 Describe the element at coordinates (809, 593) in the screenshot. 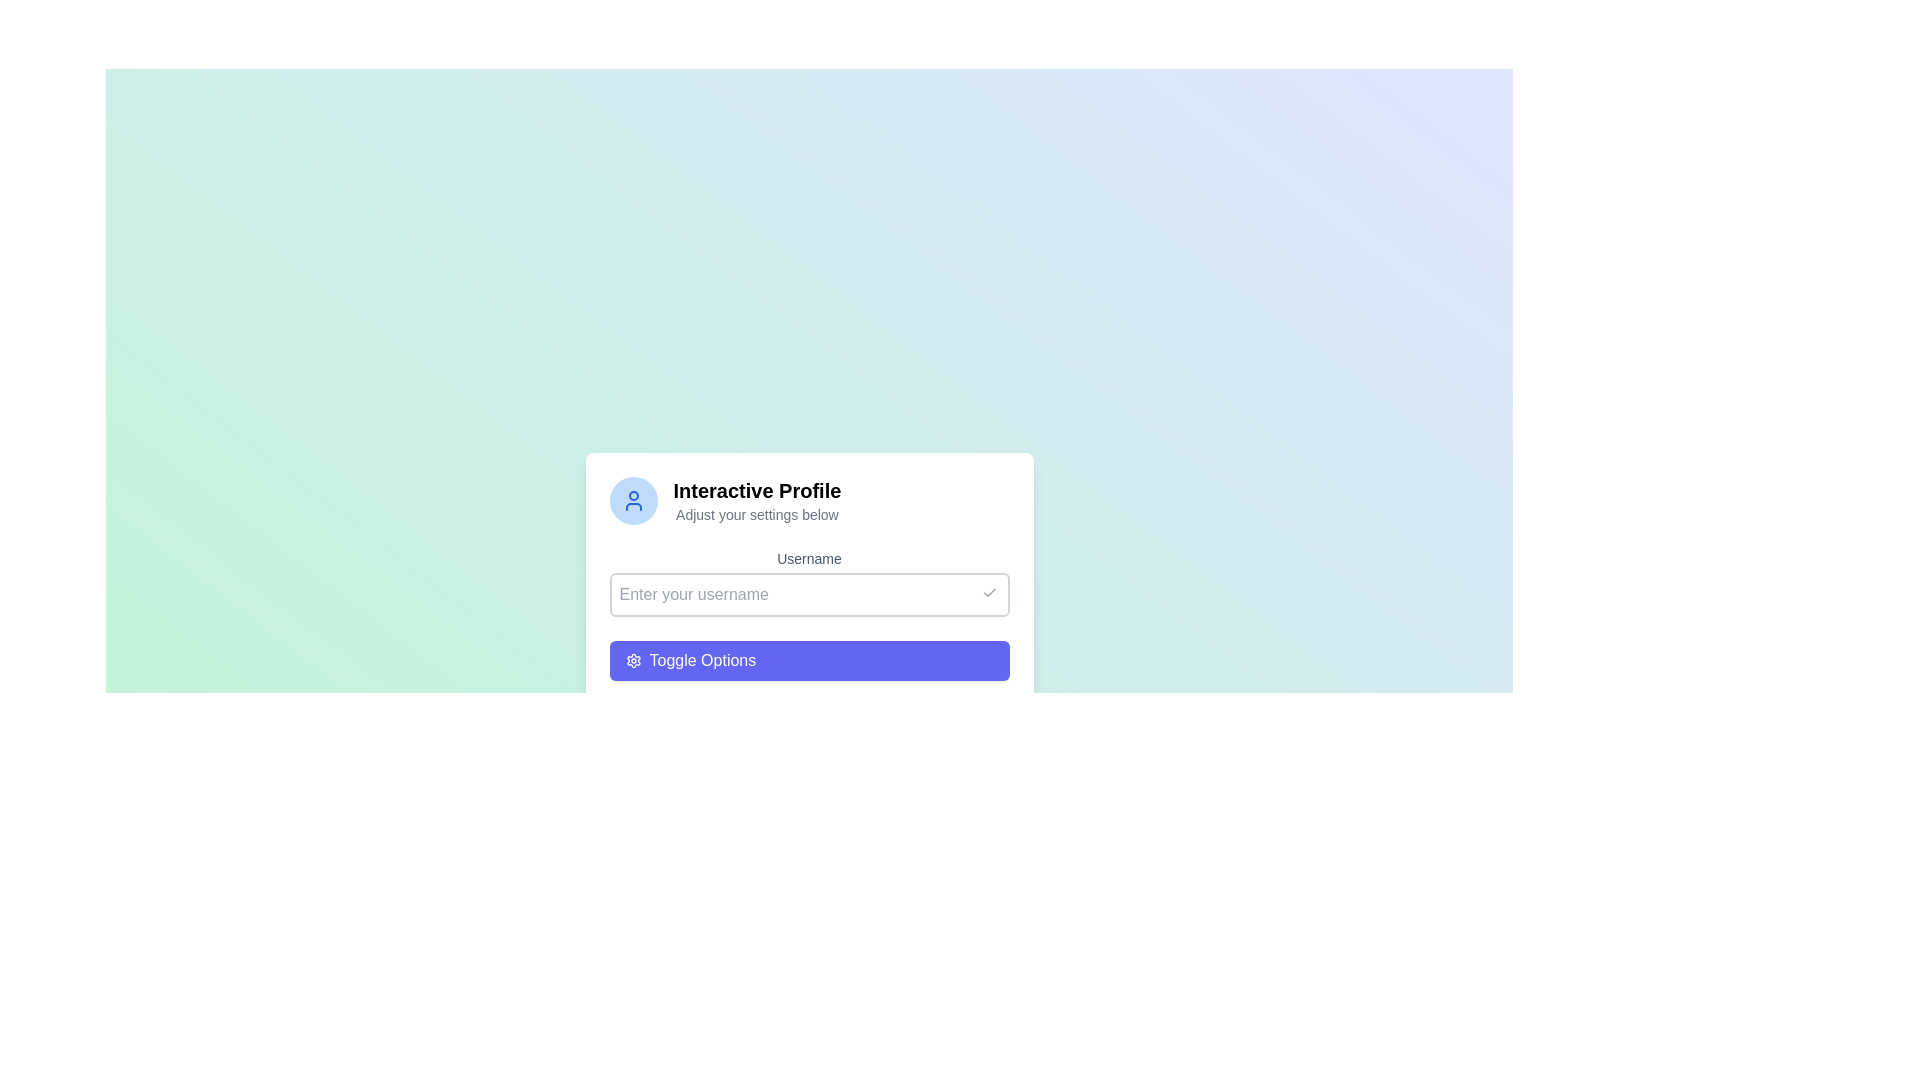

I see `the input field for entering the username, which has a light gray border and a white background, to focus it` at that location.